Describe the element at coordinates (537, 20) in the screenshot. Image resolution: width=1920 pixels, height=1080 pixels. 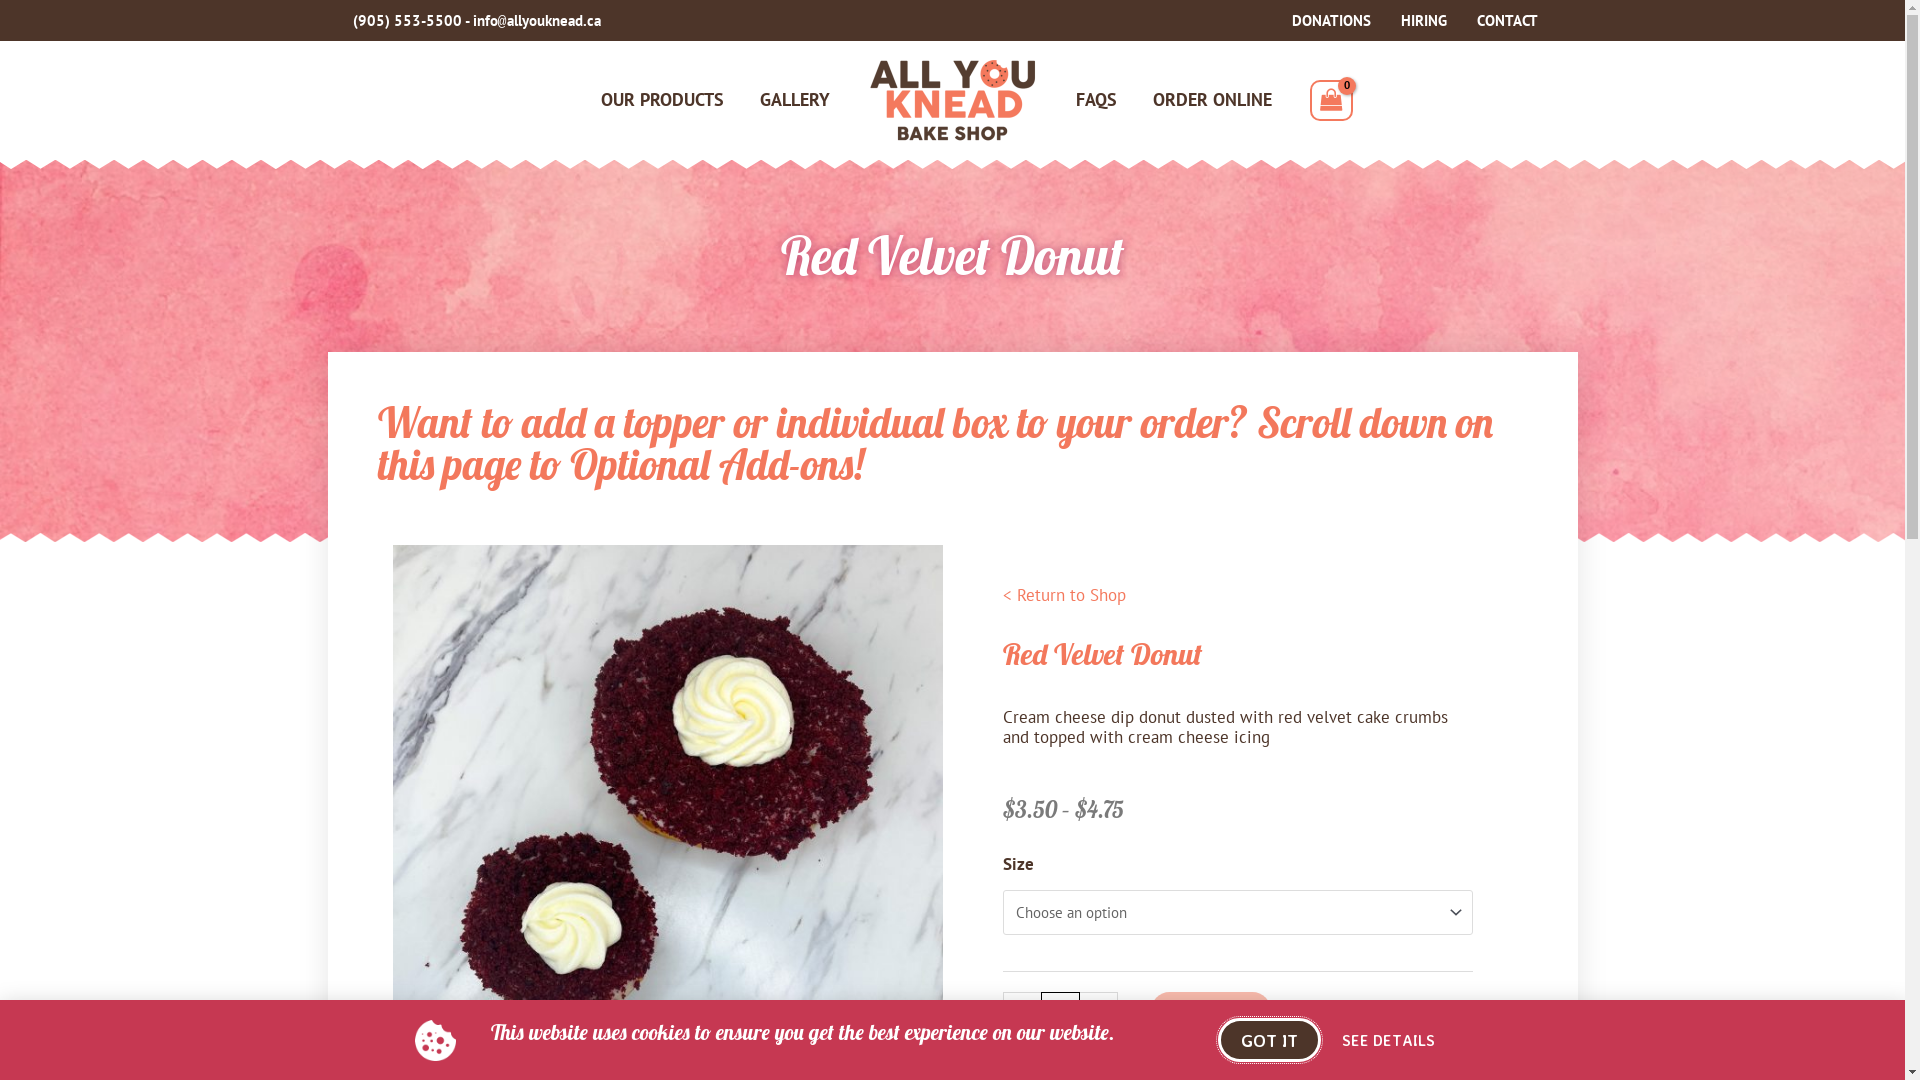
I see `'info@allyouknead.ca '` at that location.